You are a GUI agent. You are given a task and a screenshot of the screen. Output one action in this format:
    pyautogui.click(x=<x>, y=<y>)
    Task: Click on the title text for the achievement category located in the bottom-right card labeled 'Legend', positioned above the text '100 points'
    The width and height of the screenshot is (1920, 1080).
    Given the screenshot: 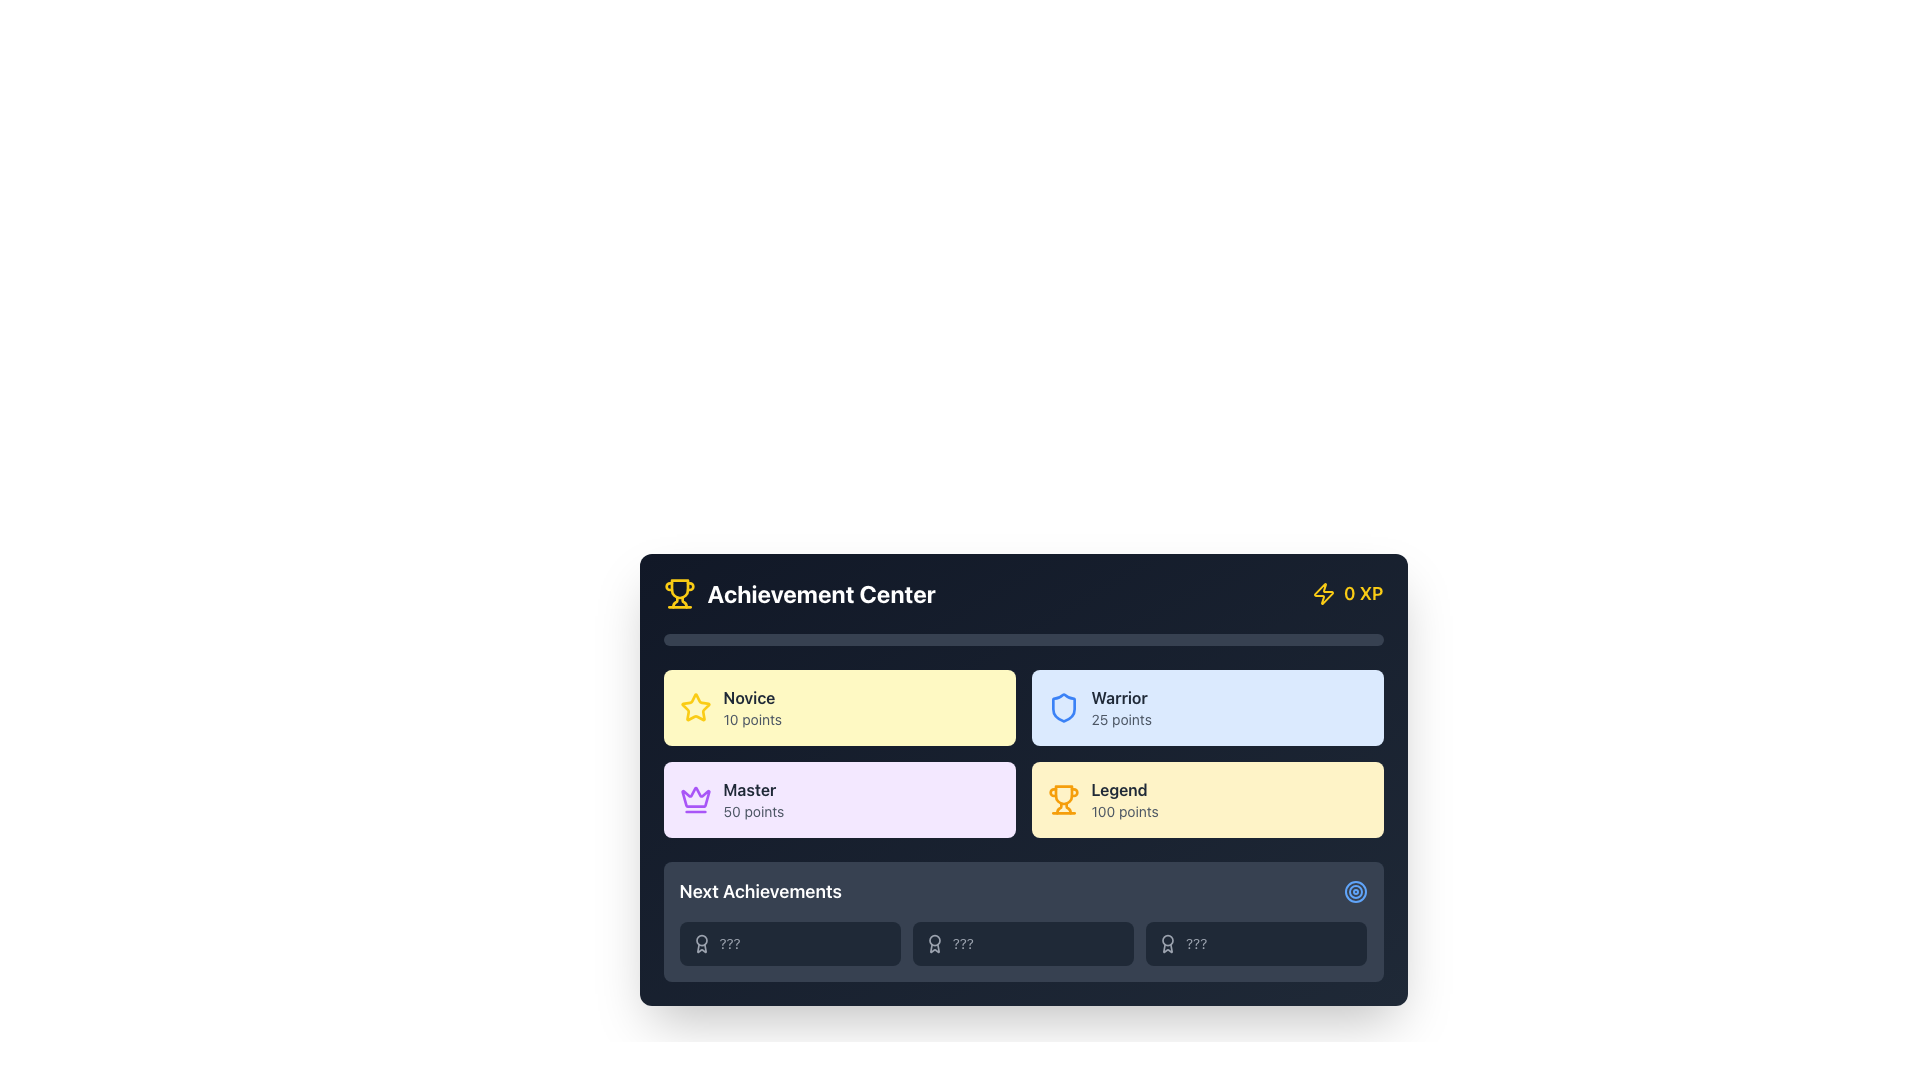 What is the action you would take?
    pyautogui.click(x=1125, y=789)
    